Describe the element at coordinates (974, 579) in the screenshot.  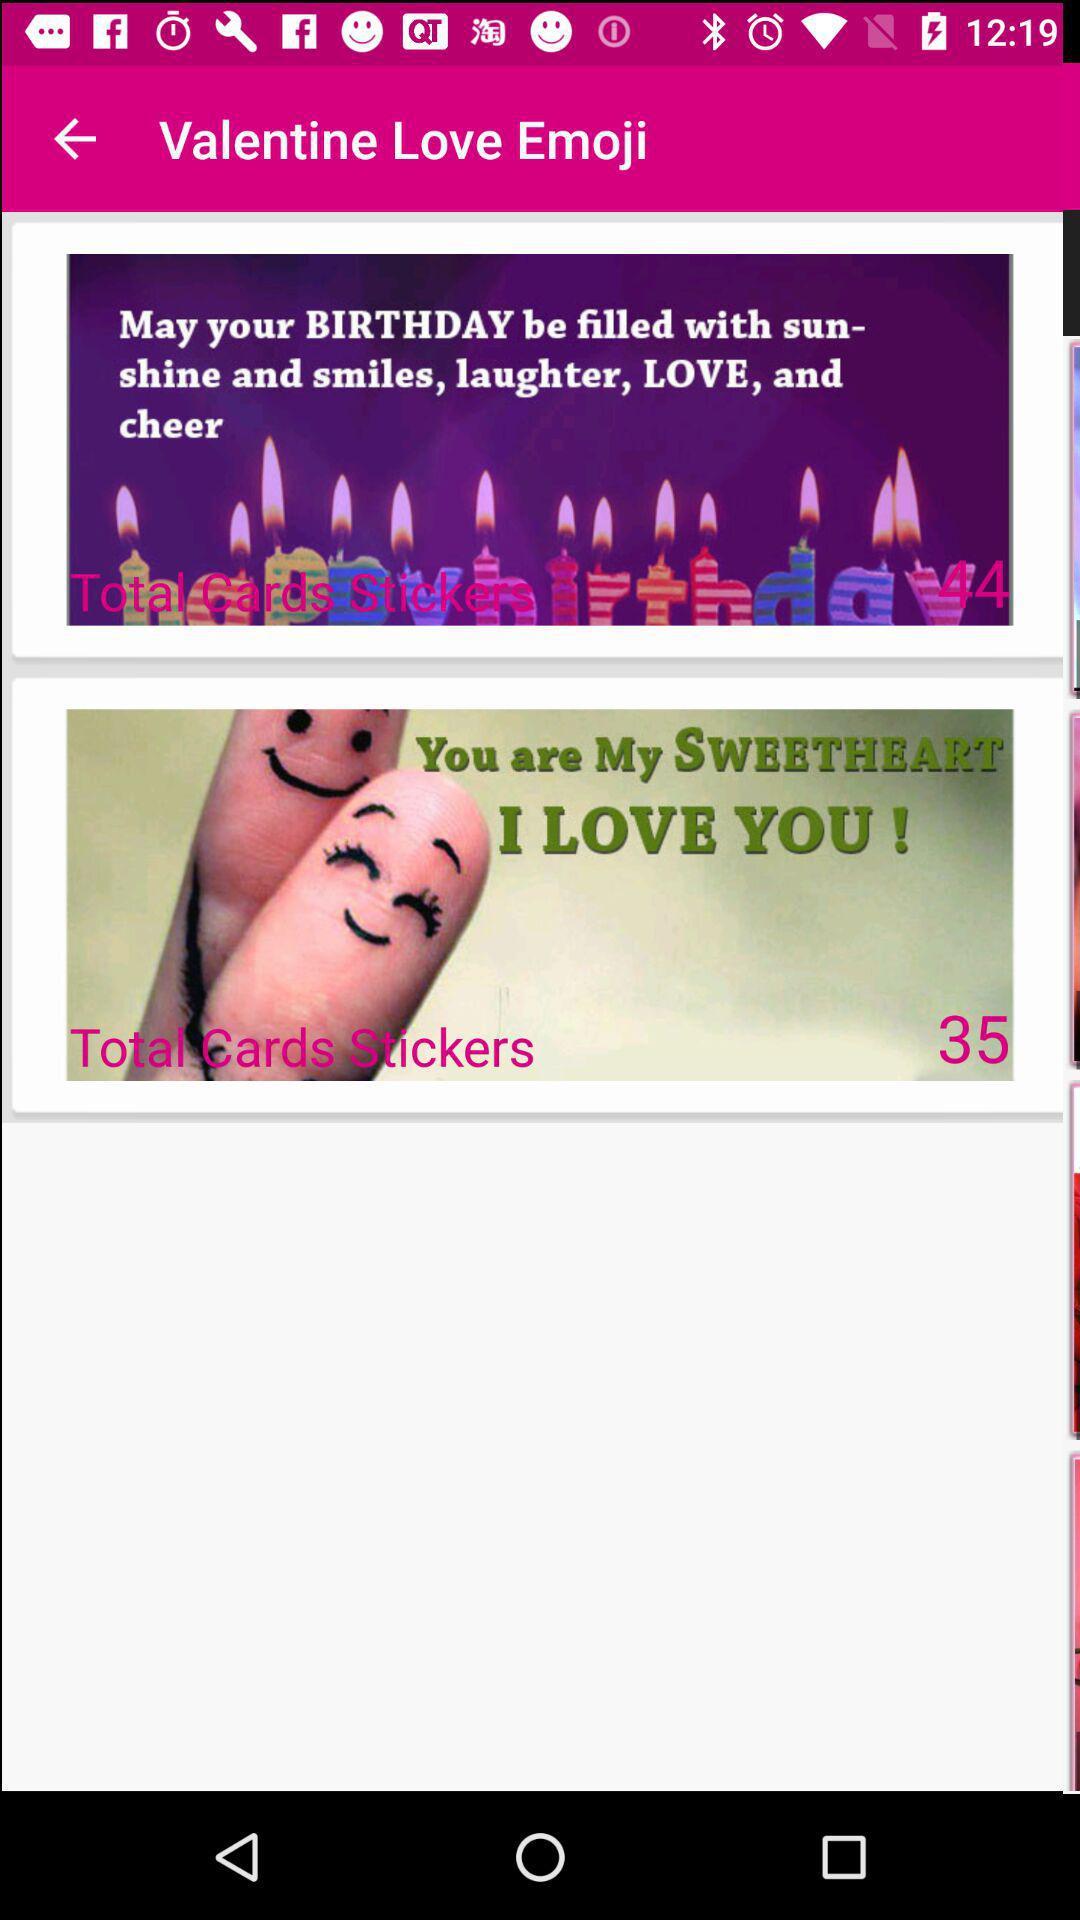
I see `the 44 icon` at that location.